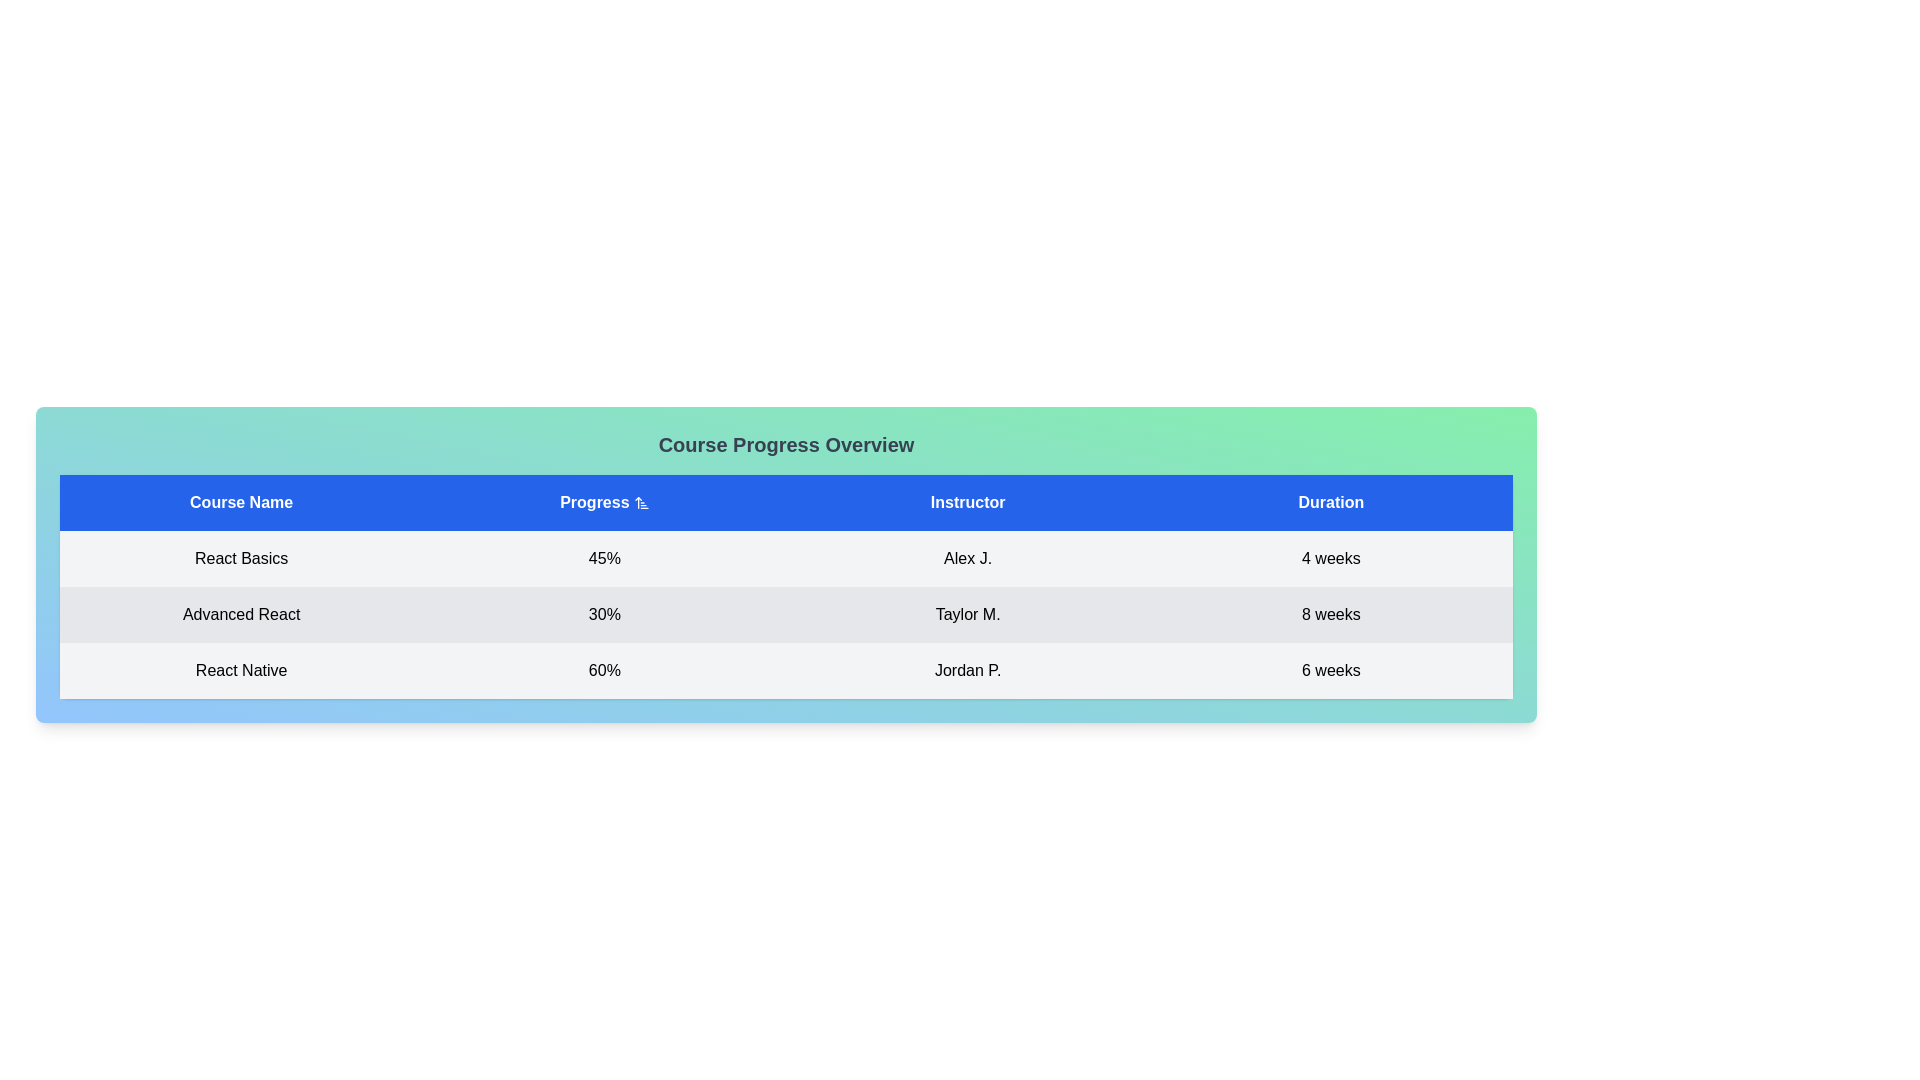  What do you see at coordinates (968, 671) in the screenshot?
I see `displayed text 'Jordan P.' from the instructor column in the last row of the table, which is the third cell in that row` at bounding box center [968, 671].